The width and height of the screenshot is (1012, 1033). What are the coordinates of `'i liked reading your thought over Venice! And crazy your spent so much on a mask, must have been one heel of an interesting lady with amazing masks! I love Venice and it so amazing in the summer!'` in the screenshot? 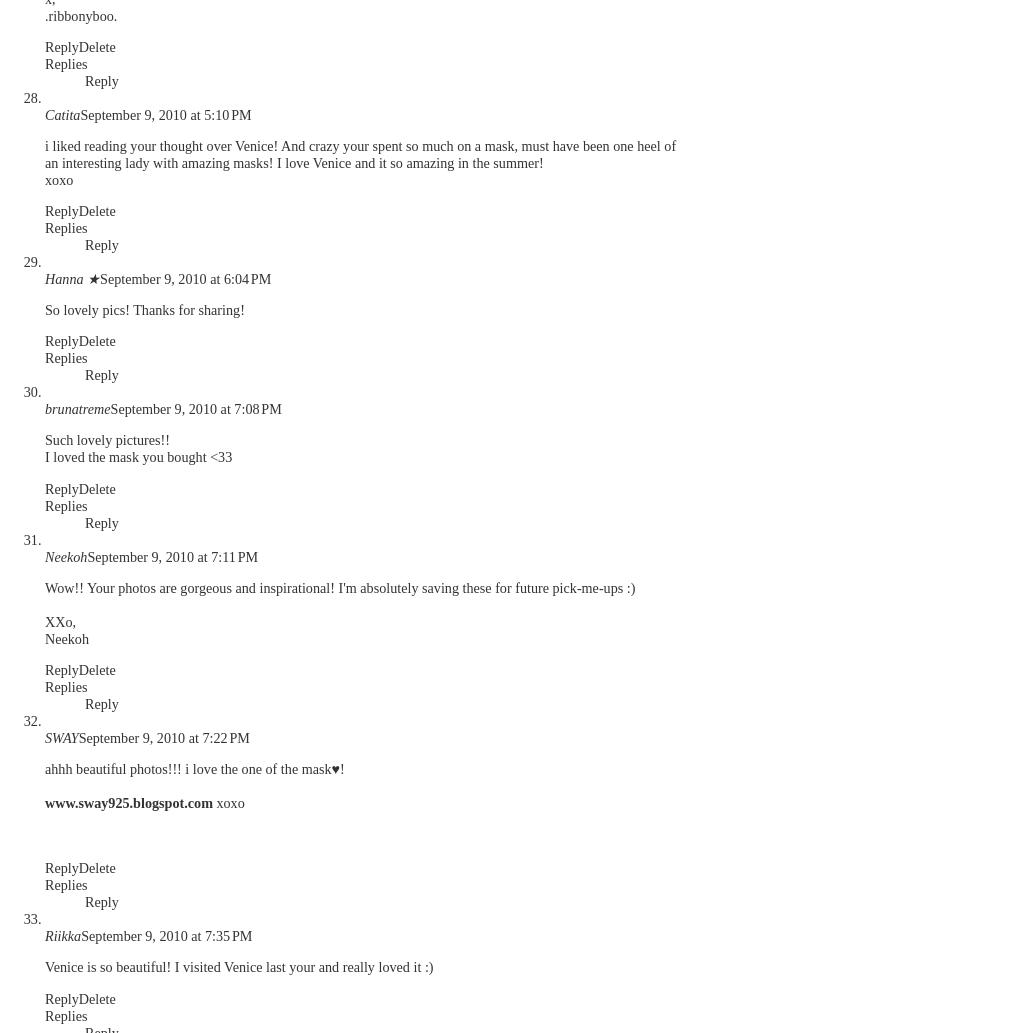 It's located at (359, 153).